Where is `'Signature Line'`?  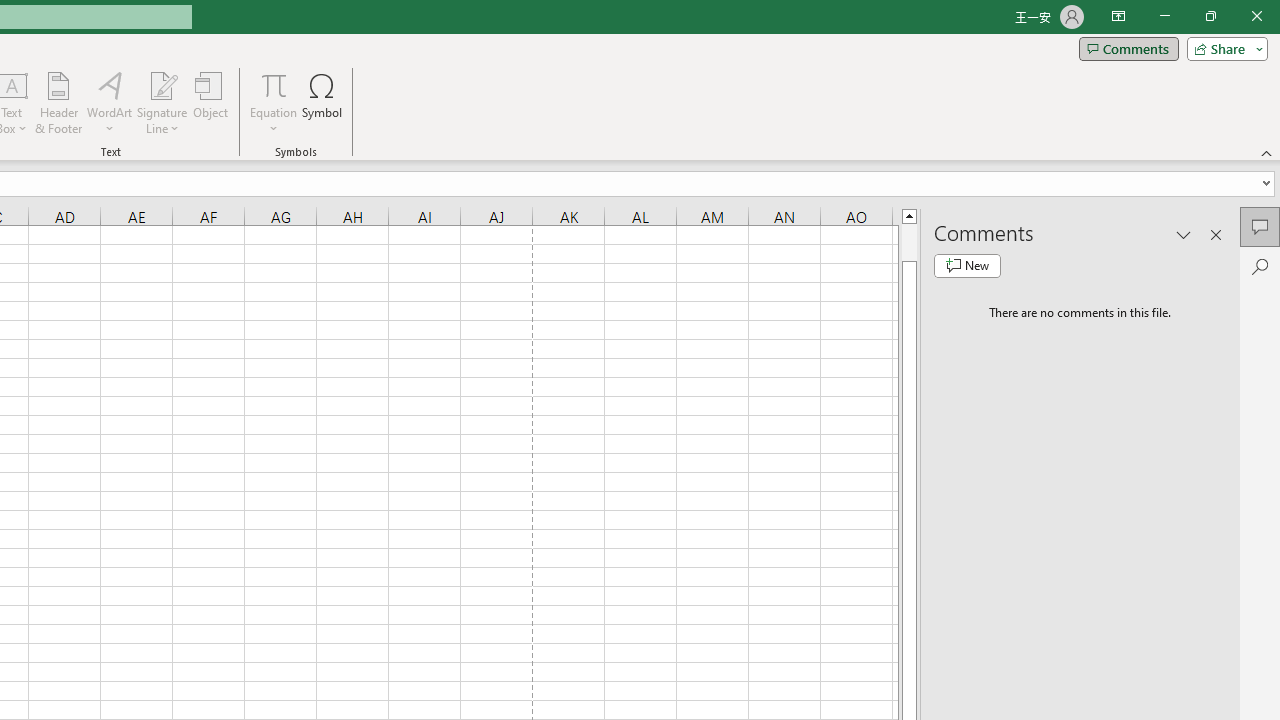 'Signature Line' is located at coordinates (161, 103).